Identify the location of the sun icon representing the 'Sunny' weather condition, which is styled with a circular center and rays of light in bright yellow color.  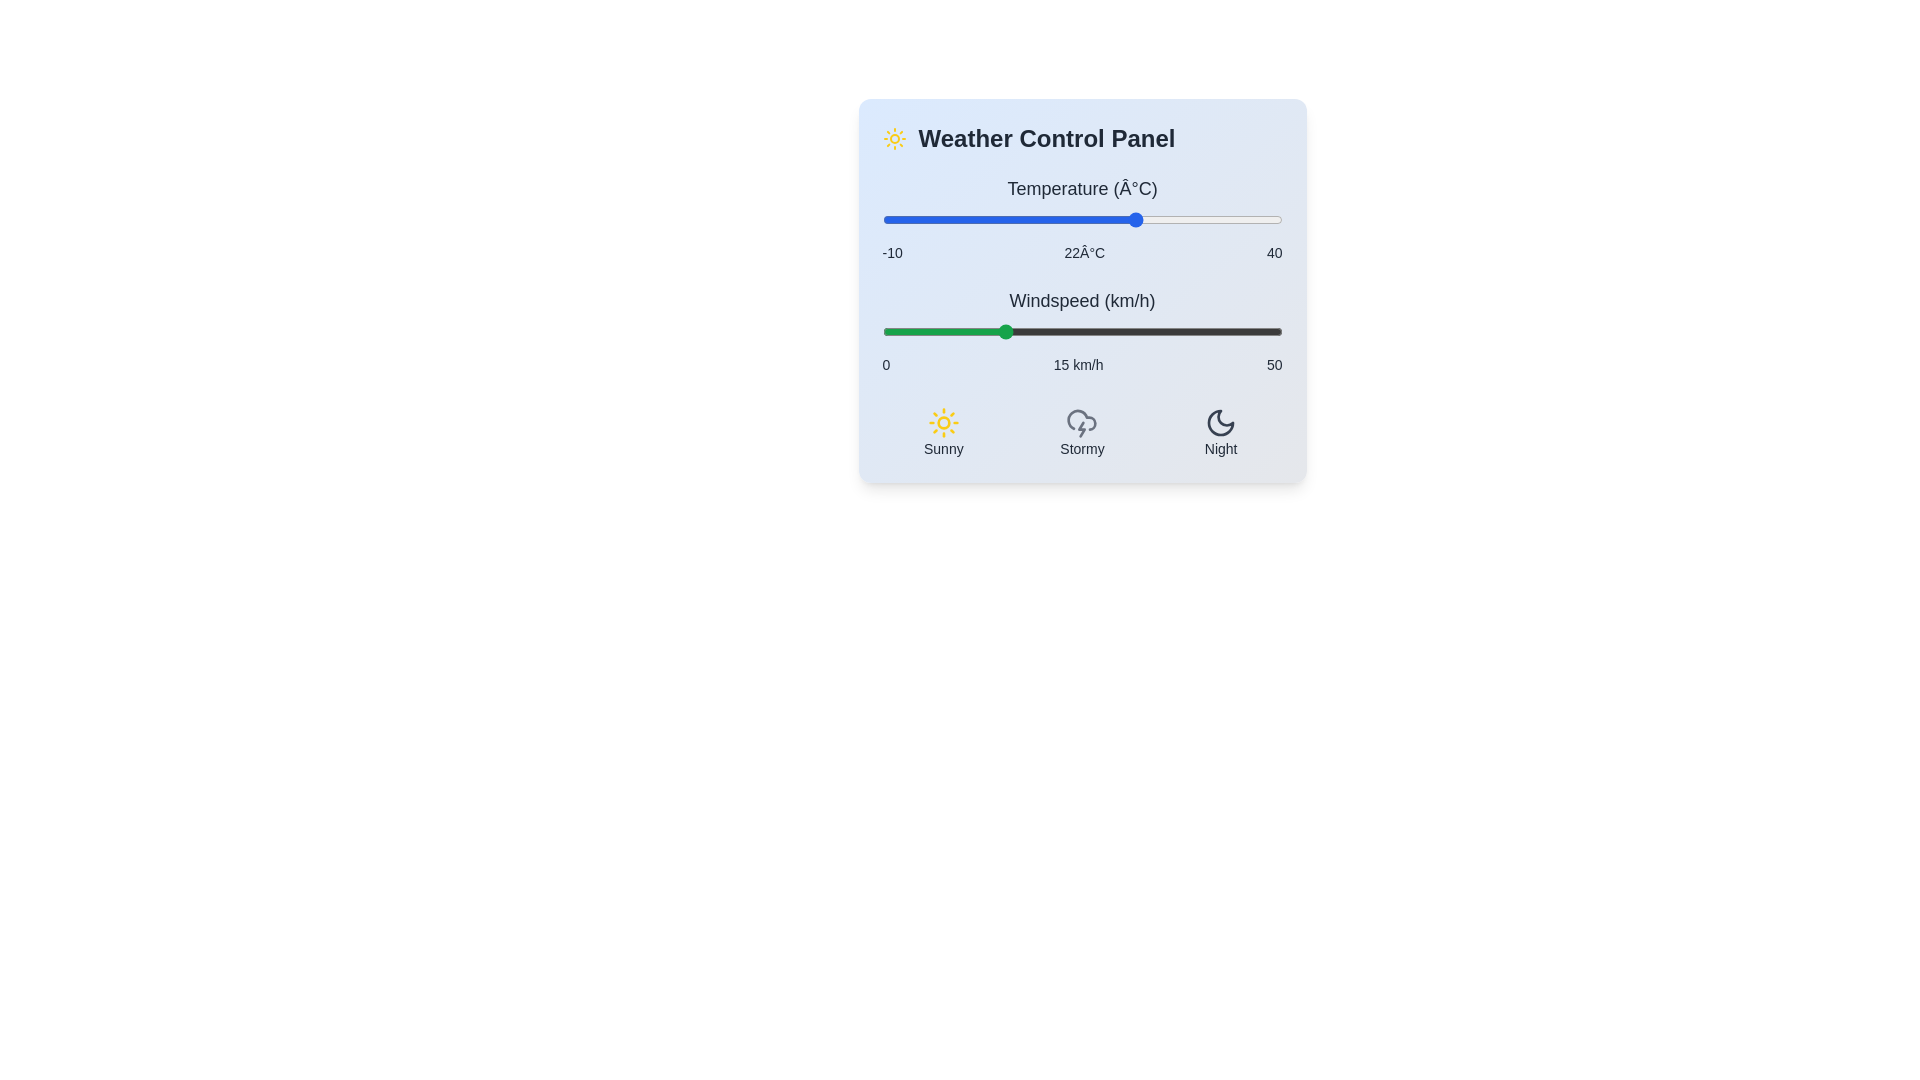
(942, 422).